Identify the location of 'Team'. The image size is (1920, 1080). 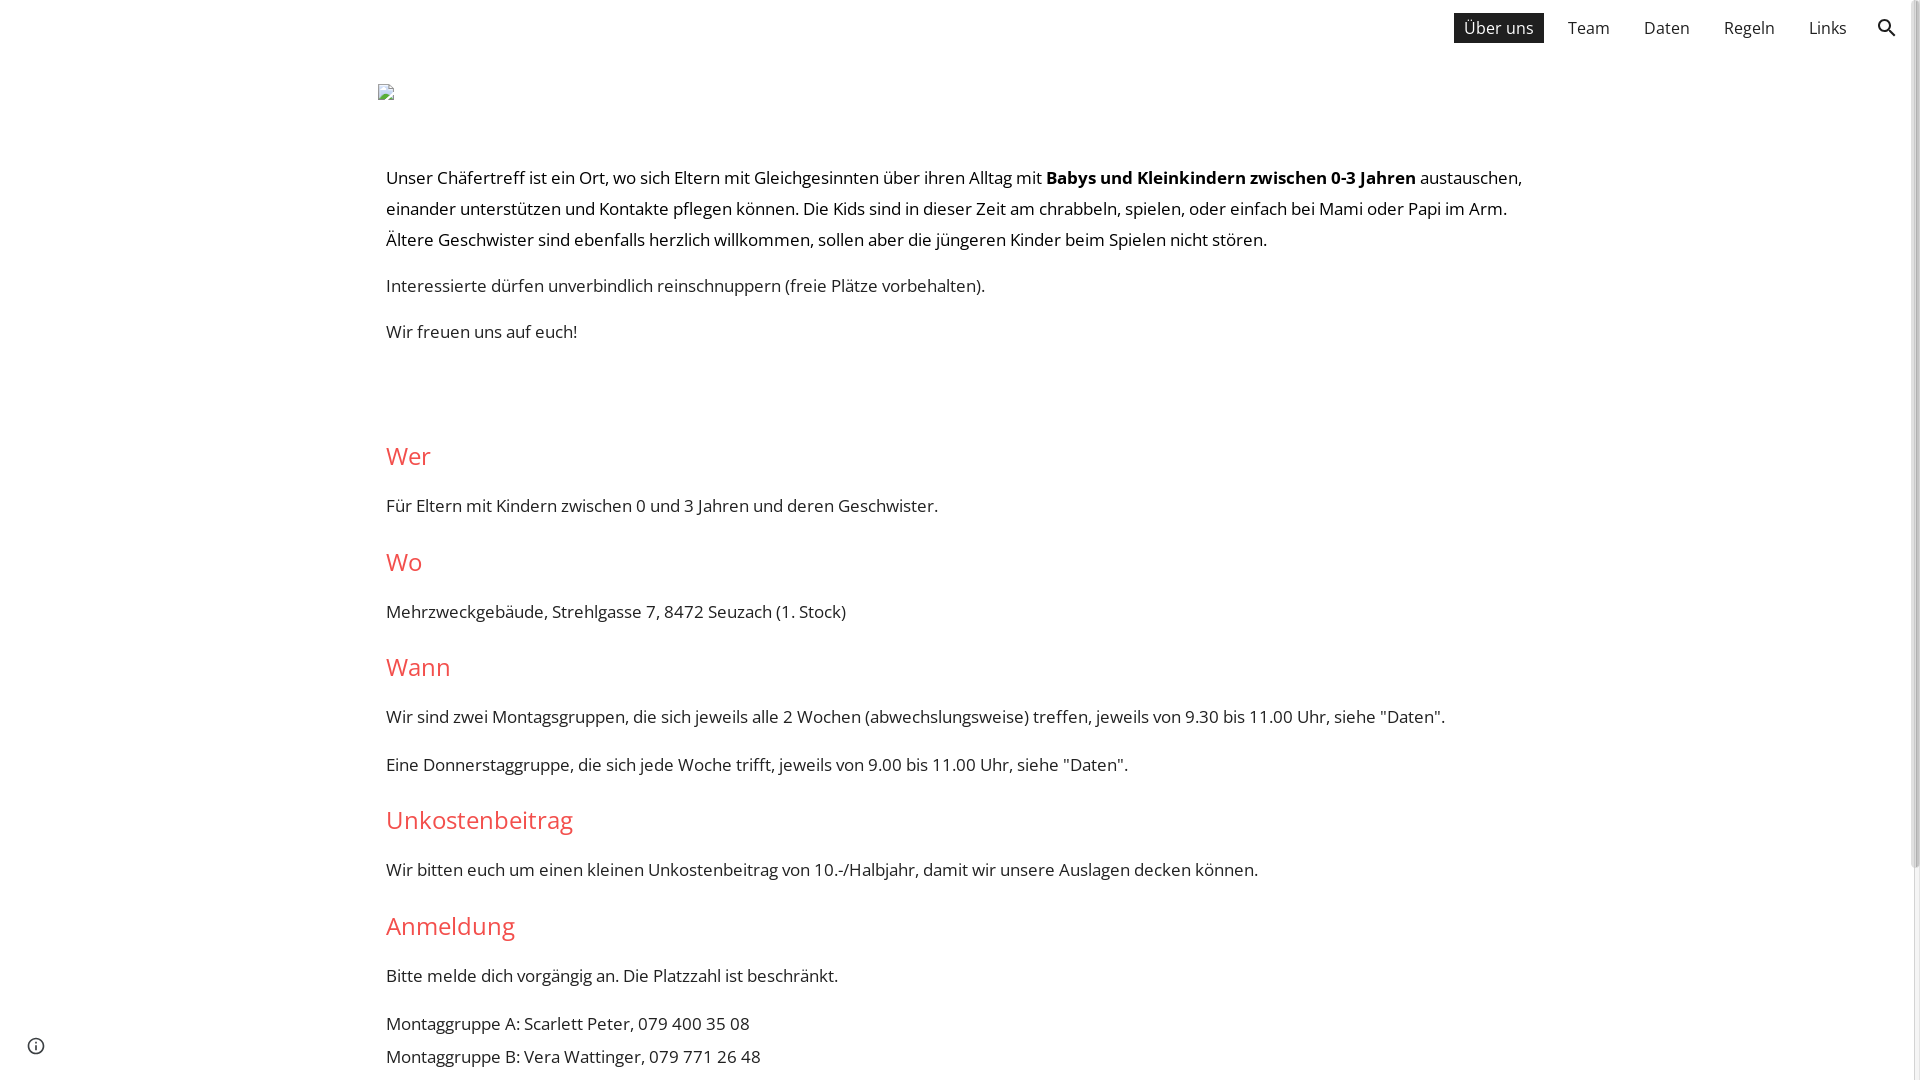
(1587, 27).